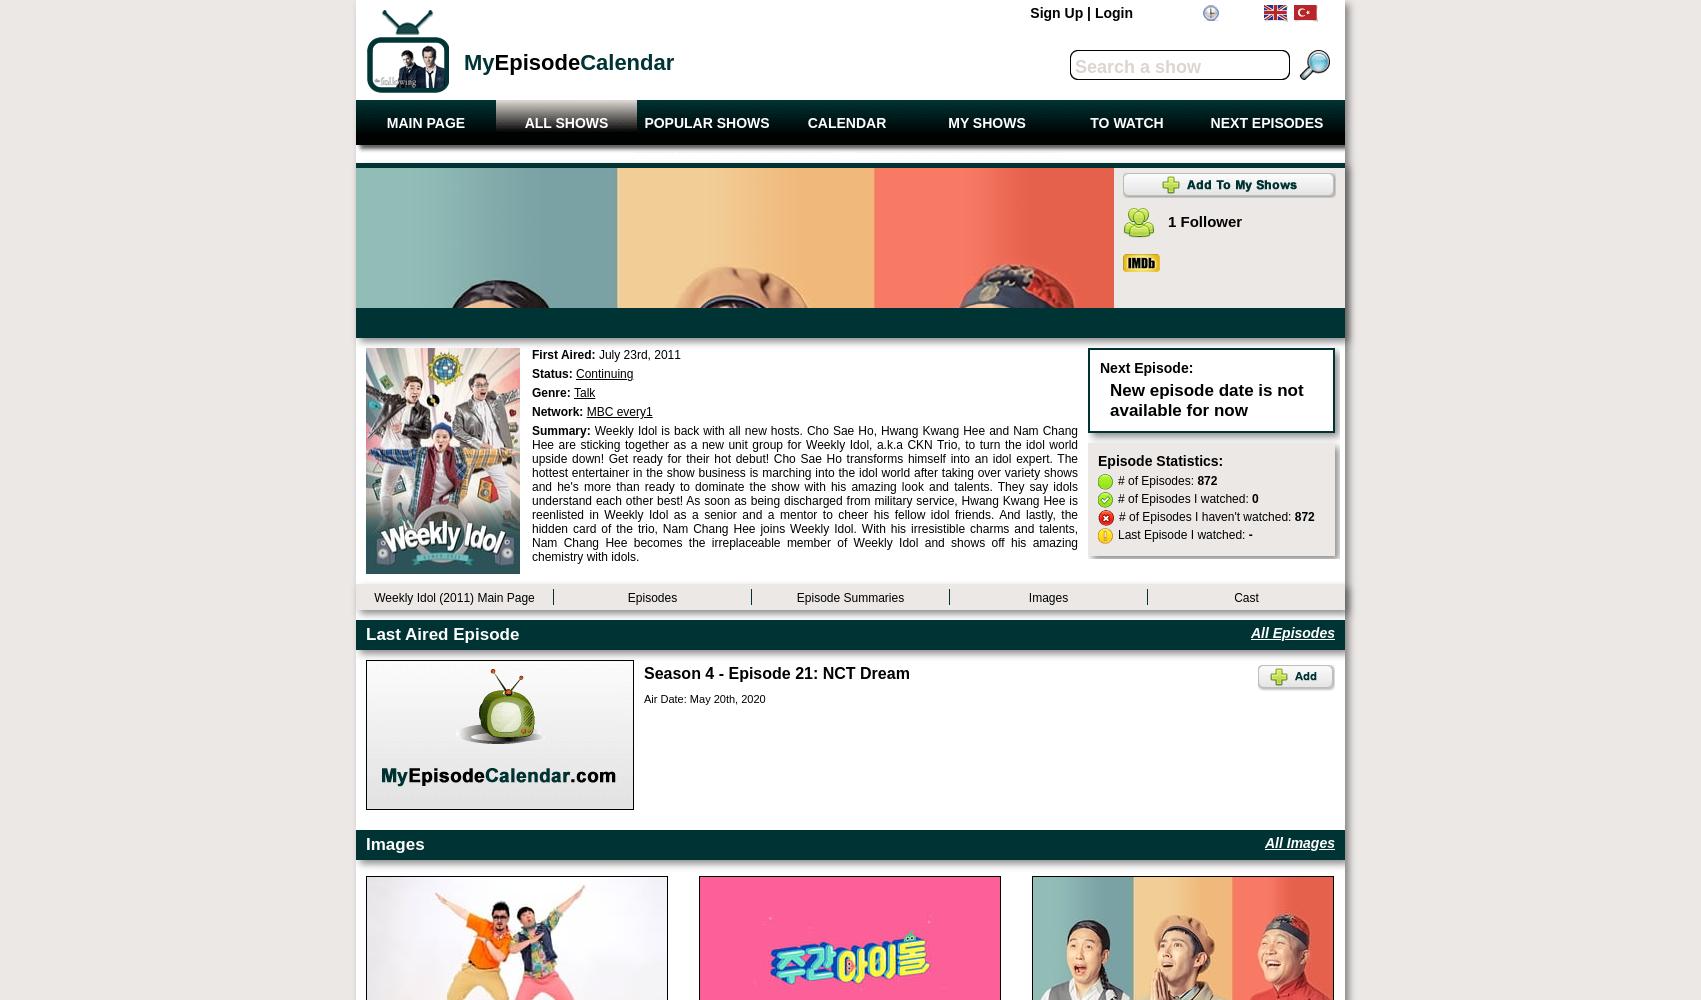 This screenshot has width=1701, height=1000. What do you see at coordinates (1248, 535) in the screenshot?
I see `'-'` at bounding box center [1248, 535].